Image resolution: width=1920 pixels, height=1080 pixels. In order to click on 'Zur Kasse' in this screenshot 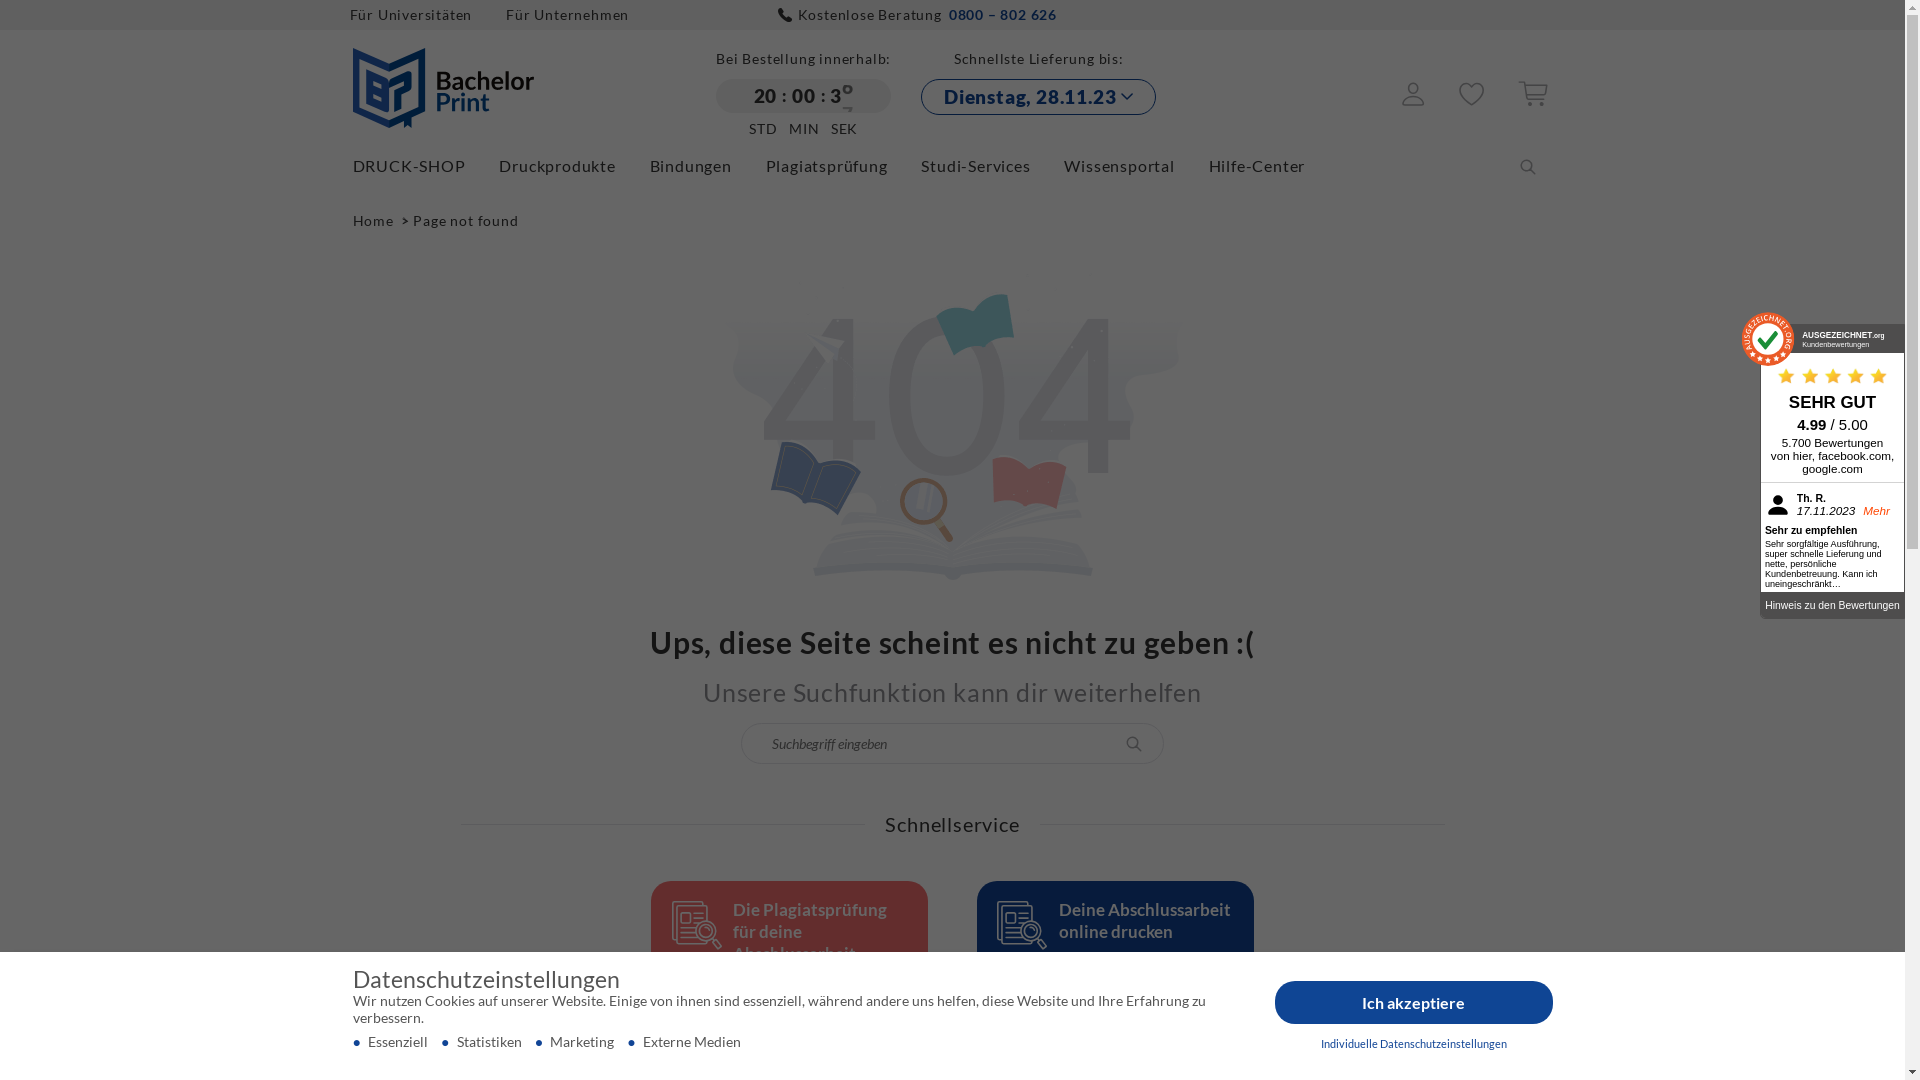, I will do `click(1517, 100)`.